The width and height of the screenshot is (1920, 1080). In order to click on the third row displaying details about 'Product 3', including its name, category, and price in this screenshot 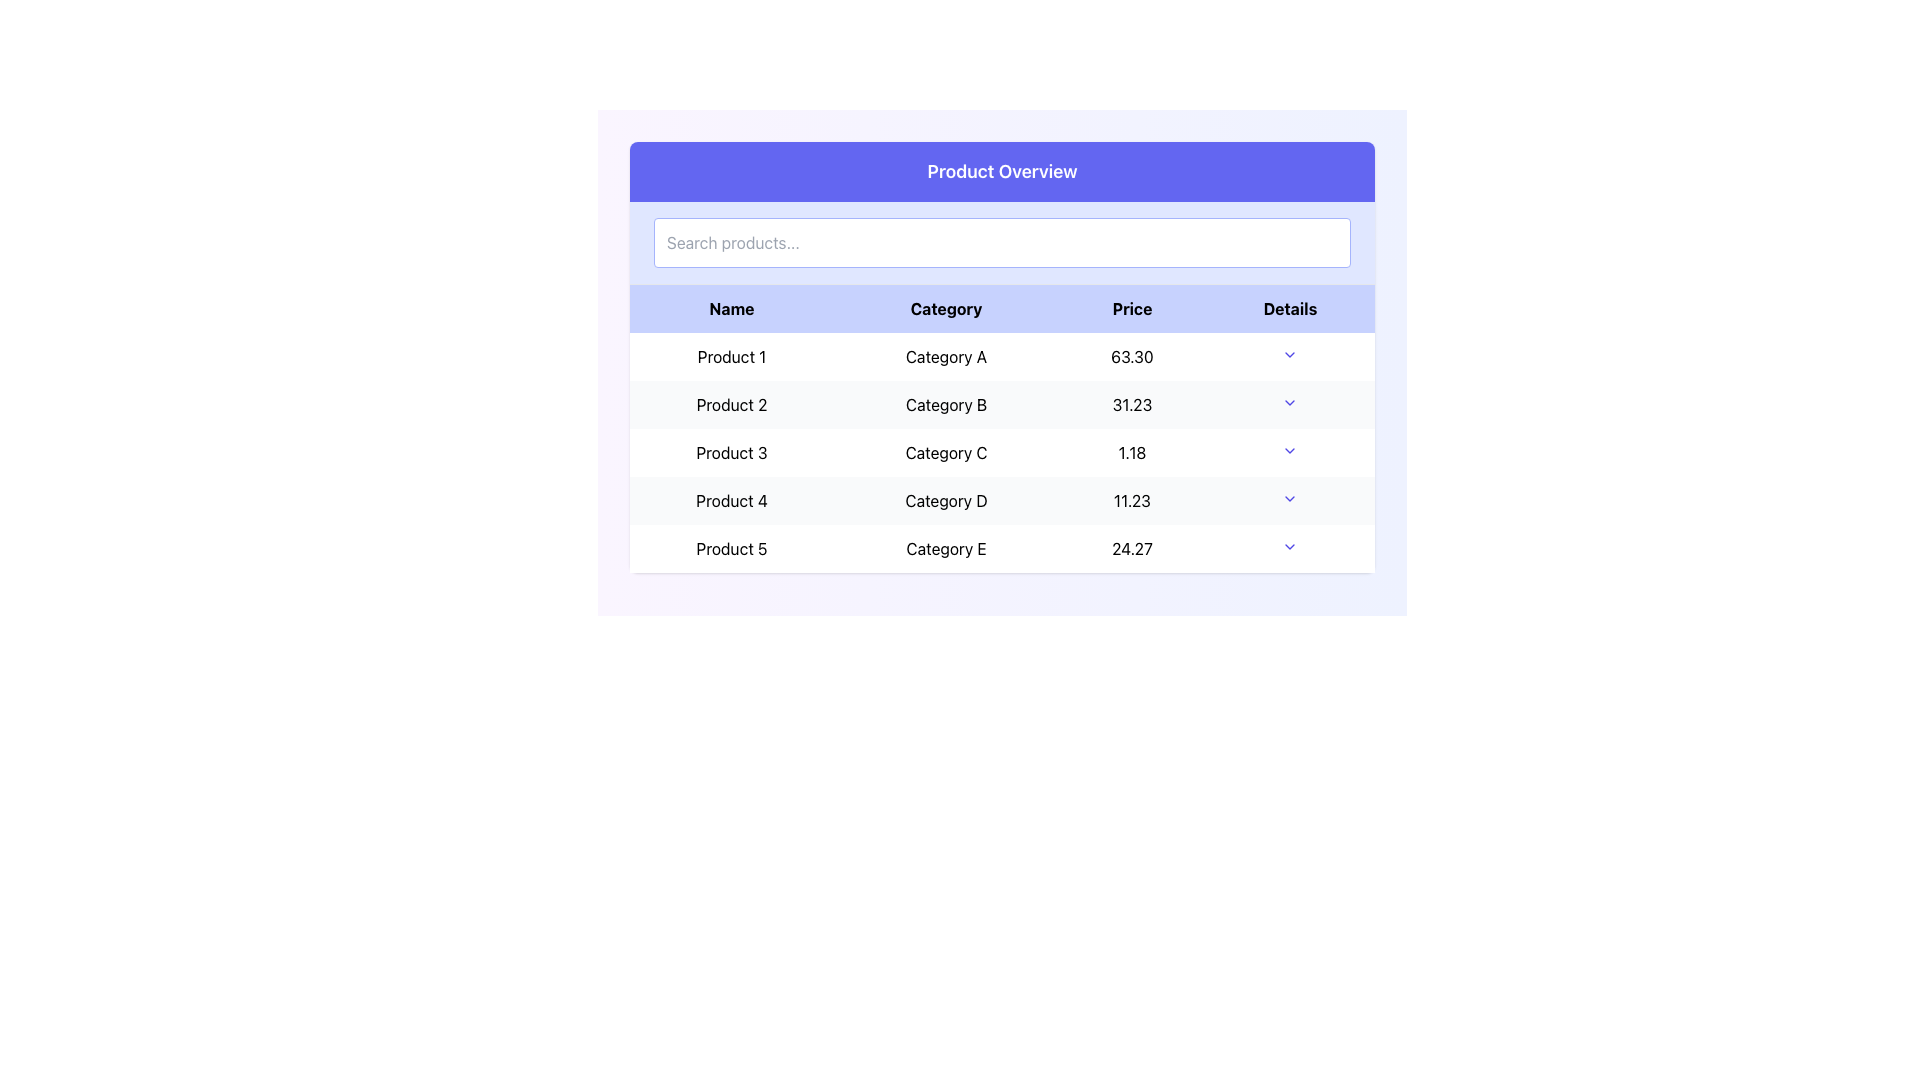, I will do `click(1002, 452)`.